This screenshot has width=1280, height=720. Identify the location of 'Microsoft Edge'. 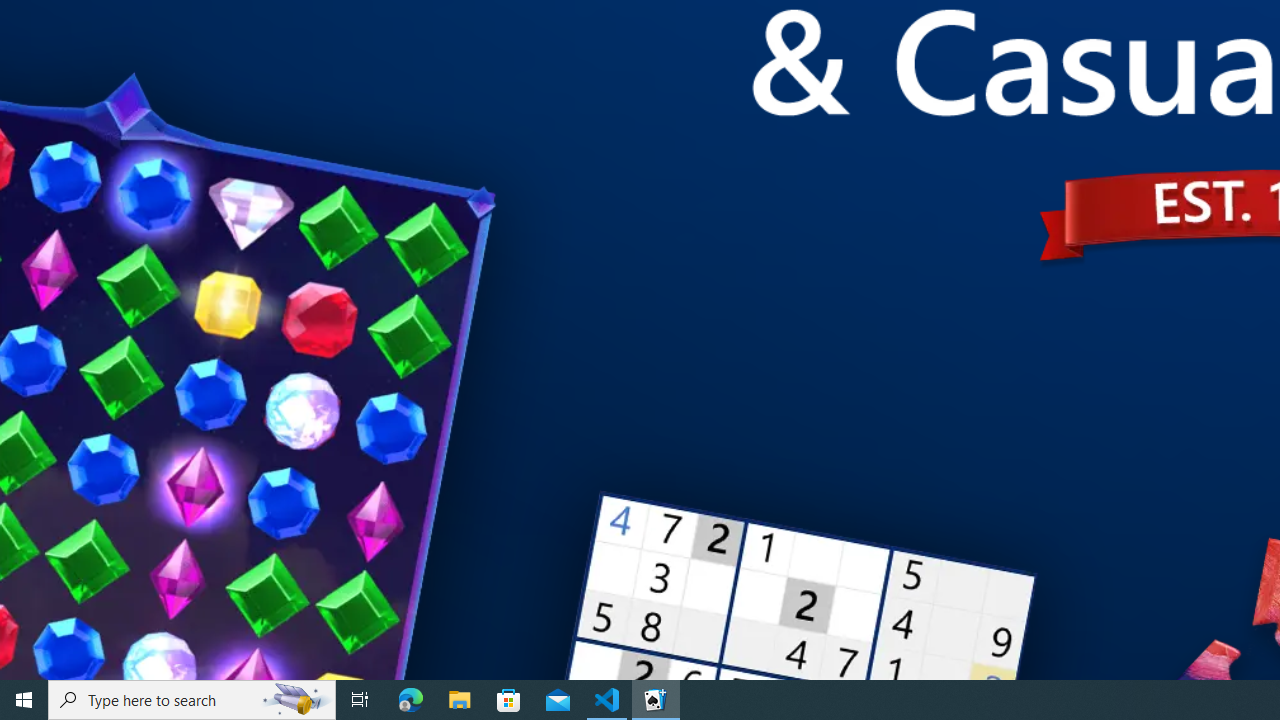
(410, 698).